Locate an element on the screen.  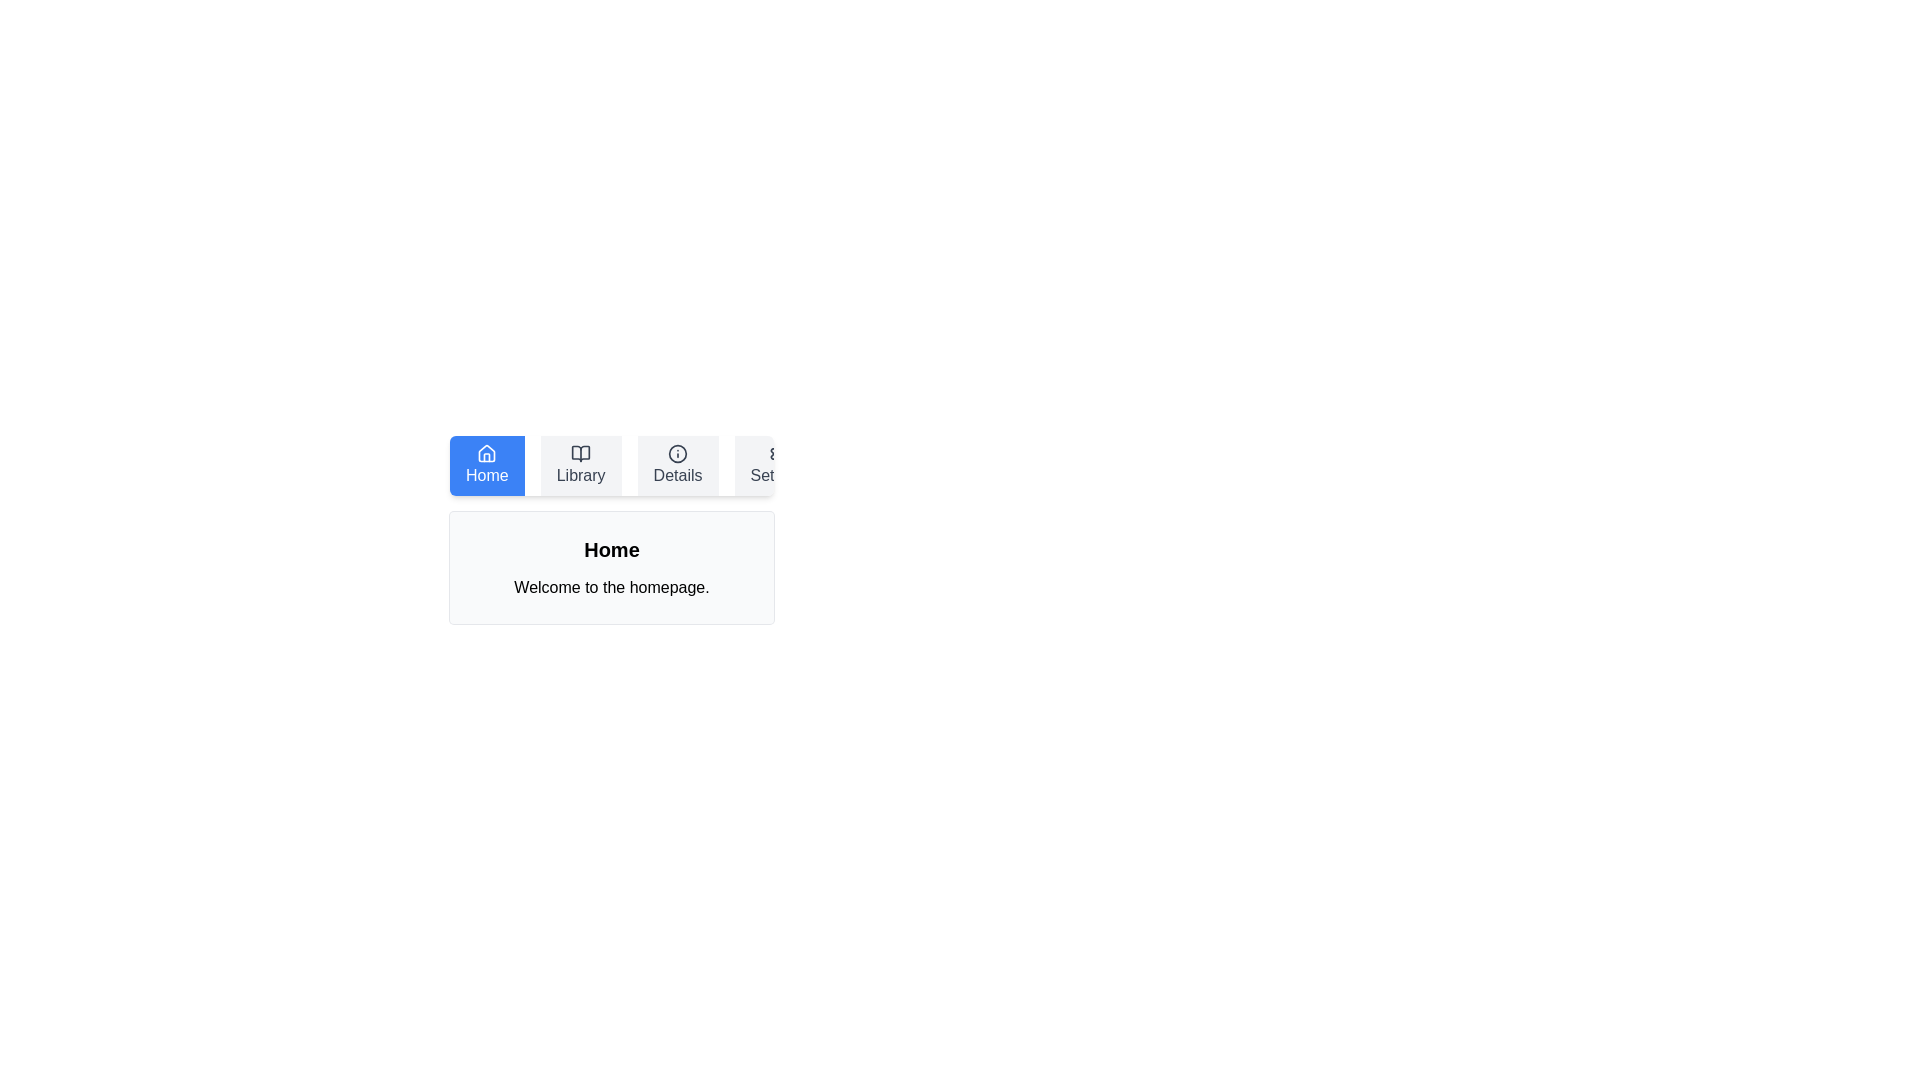
the Details tab to view its content is located at coordinates (678, 466).